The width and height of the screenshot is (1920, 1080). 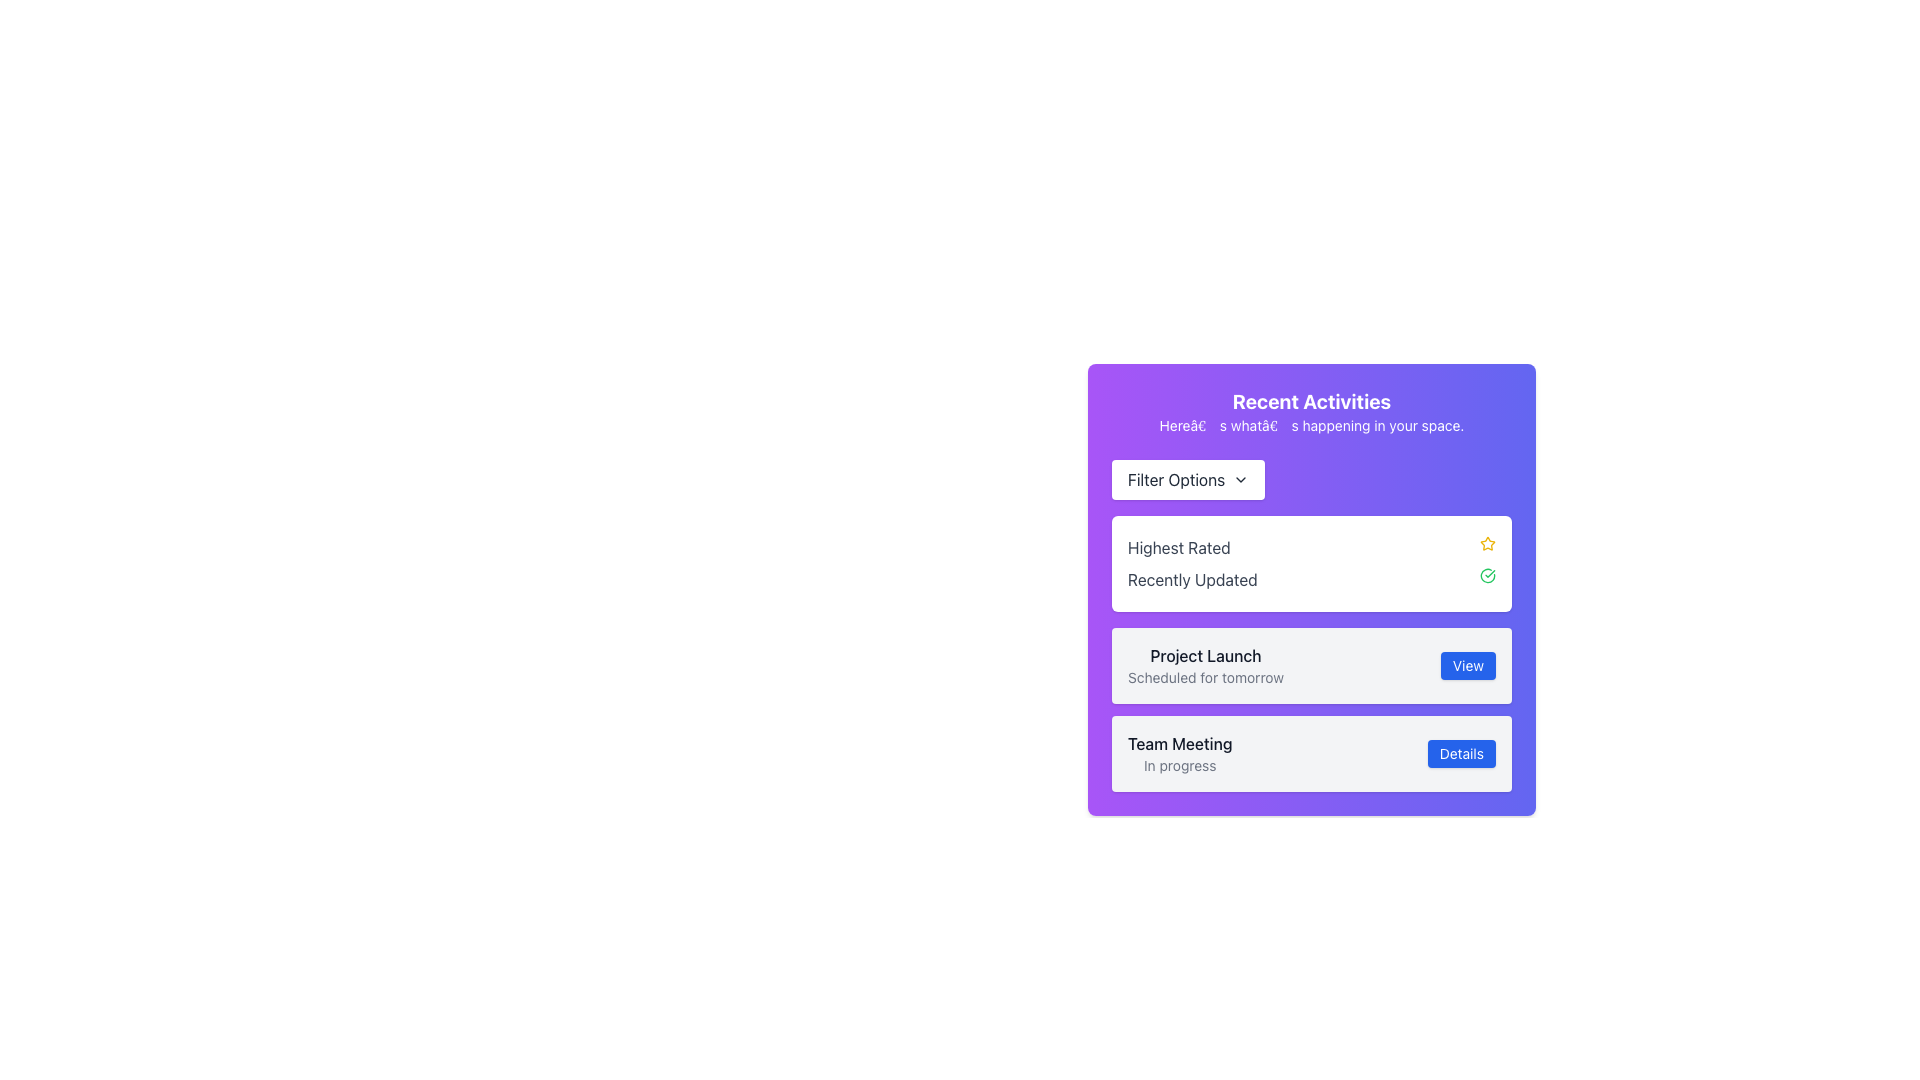 What do you see at coordinates (1188, 479) in the screenshot?
I see `the 'Filter Options' dropdown menu` at bounding box center [1188, 479].